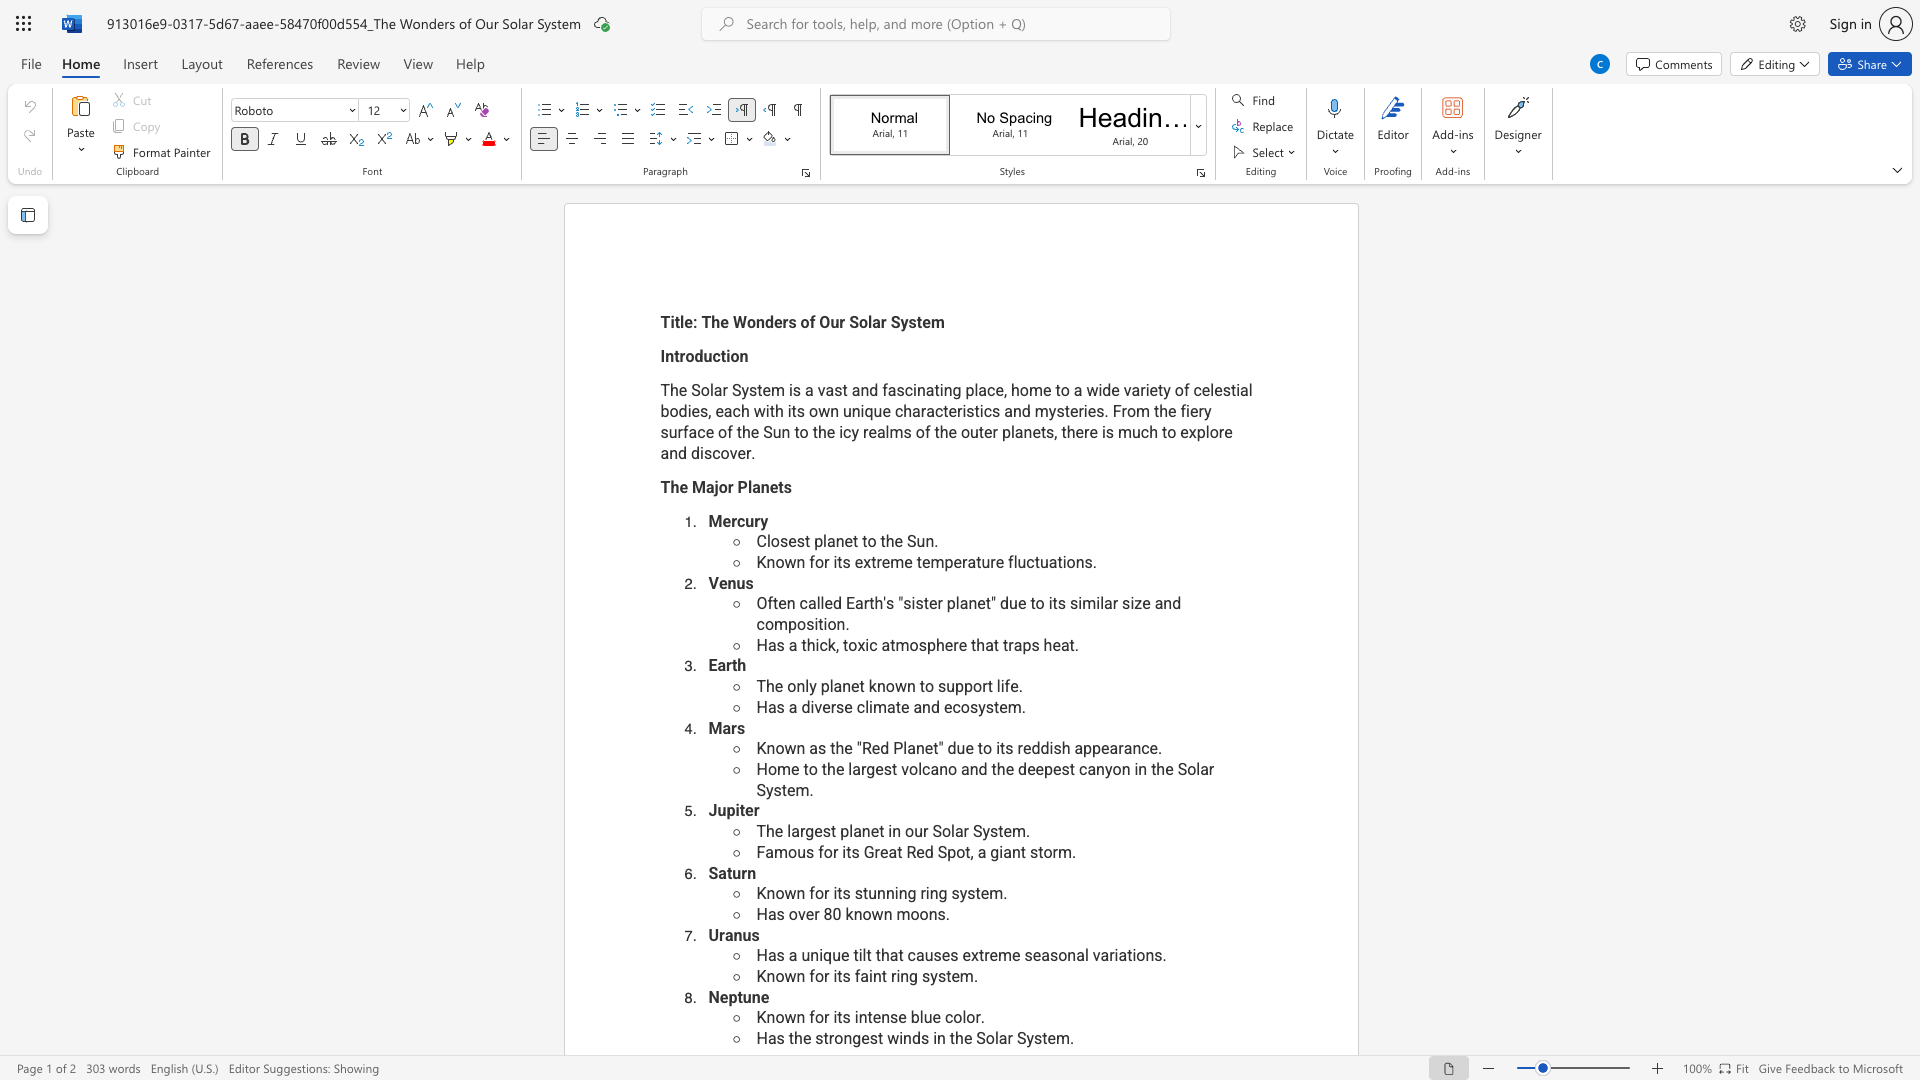 This screenshot has width=1920, height=1080. Describe the element at coordinates (1040, 954) in the screenshot. I see `the subset text "ason" within the text "Has a unique tilt that causes extreme seasonal variations."` at that location.